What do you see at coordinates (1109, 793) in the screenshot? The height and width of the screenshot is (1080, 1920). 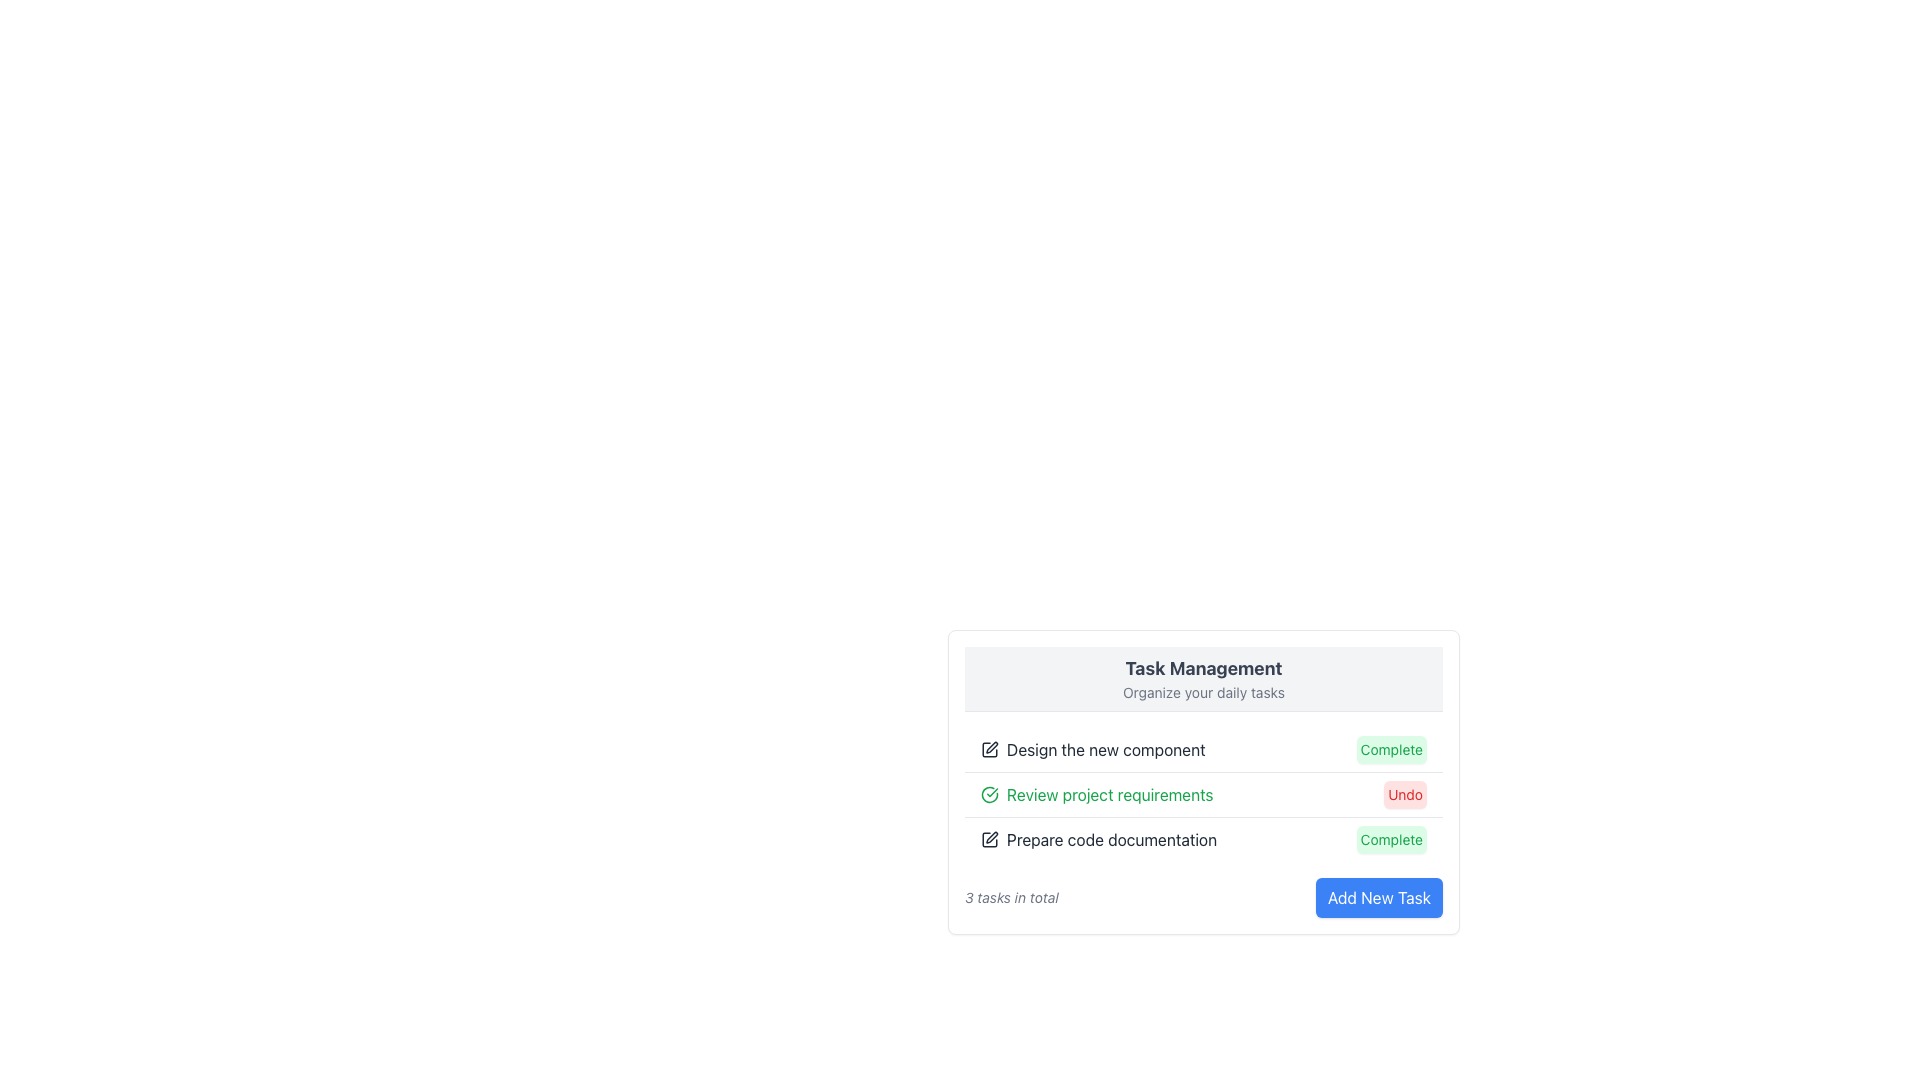 I see `the static text label indicating the nature of the task within the task management system, located in the second row of the task list, following 'Design the new component'` at bounding box center [1109, 793].